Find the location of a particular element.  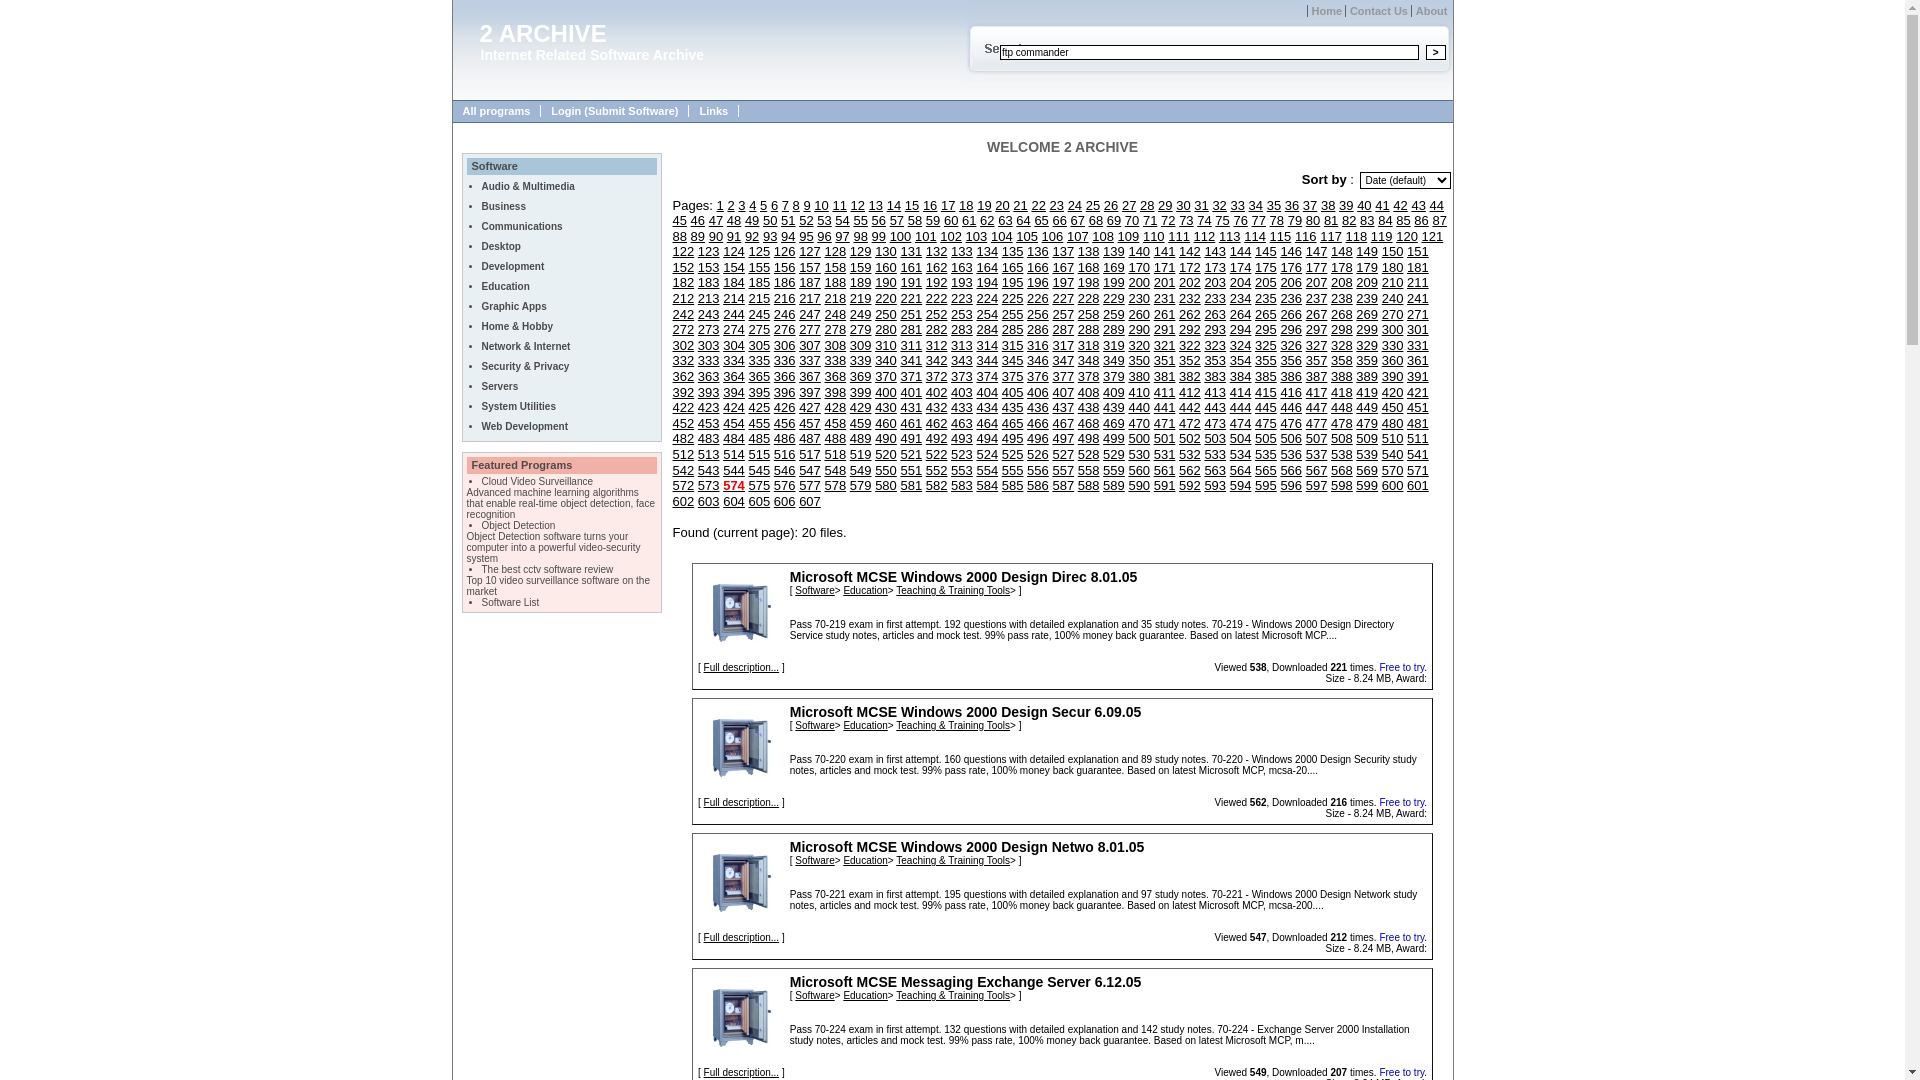

'203' is located at coordinates (1203, 282).